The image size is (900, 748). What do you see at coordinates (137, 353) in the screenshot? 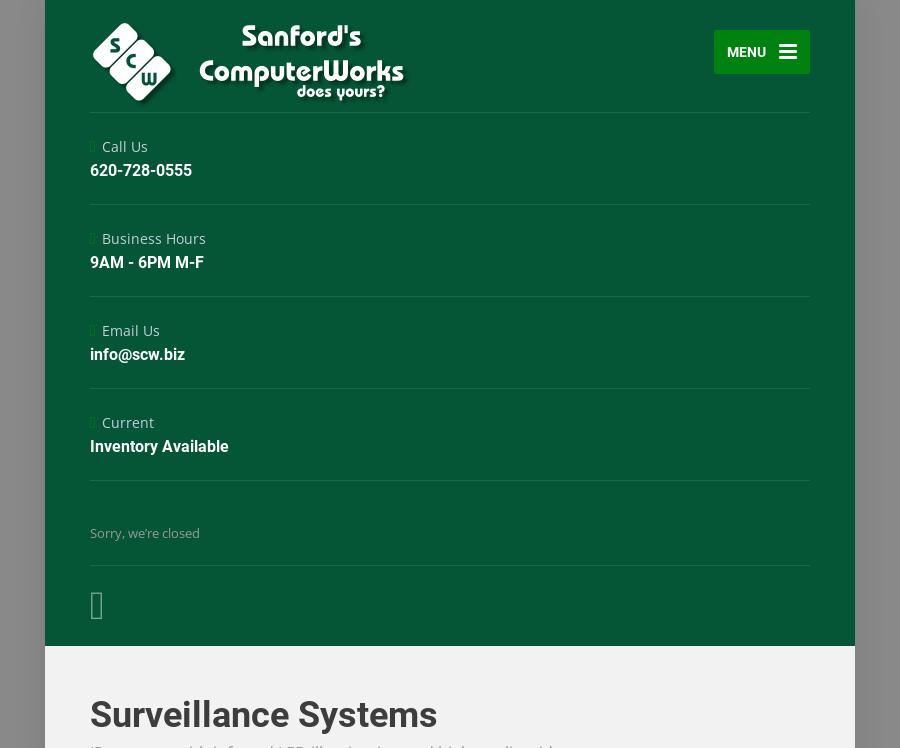
I see `'info@scw.biz'` at bounding box center [137, 353].